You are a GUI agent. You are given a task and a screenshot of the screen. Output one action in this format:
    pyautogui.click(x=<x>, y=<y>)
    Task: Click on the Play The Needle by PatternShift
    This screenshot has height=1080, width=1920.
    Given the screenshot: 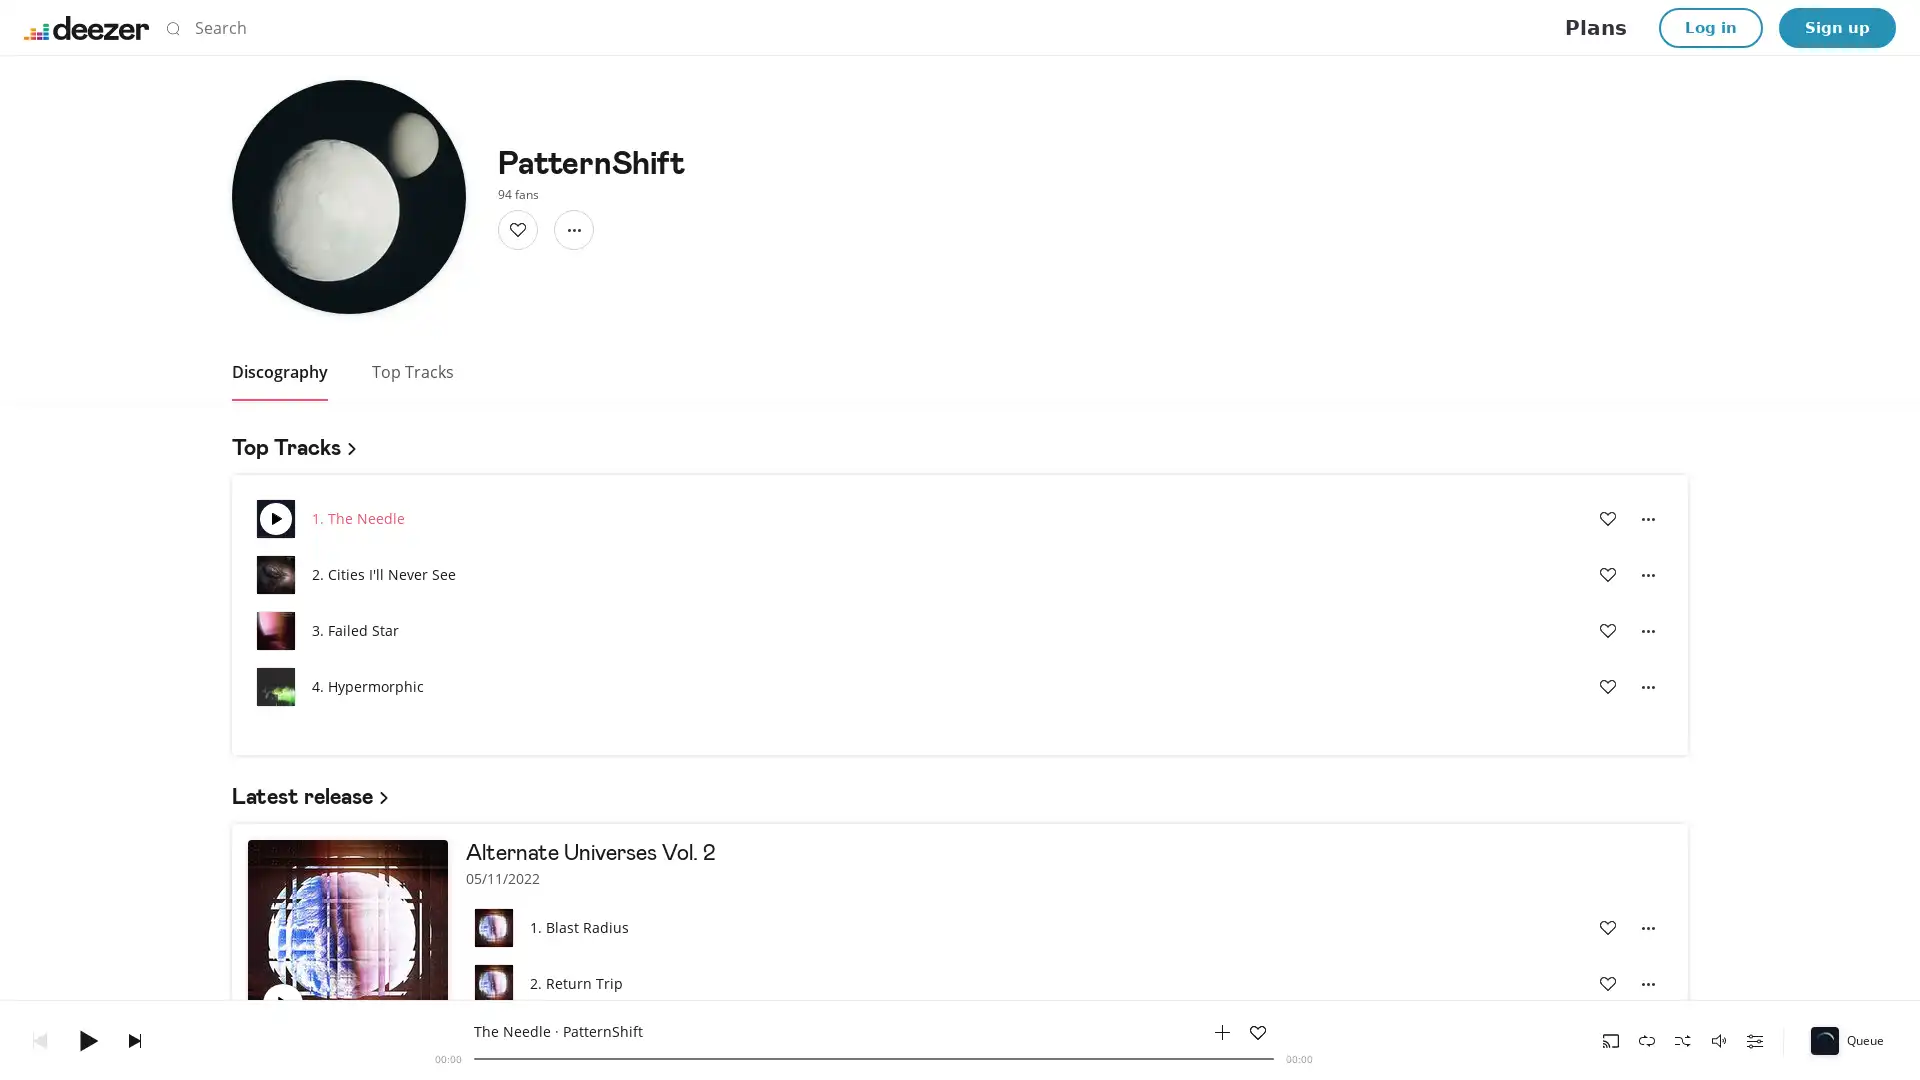 What is the action you would take?
    pyautogui.click(x=274, y=518)
    